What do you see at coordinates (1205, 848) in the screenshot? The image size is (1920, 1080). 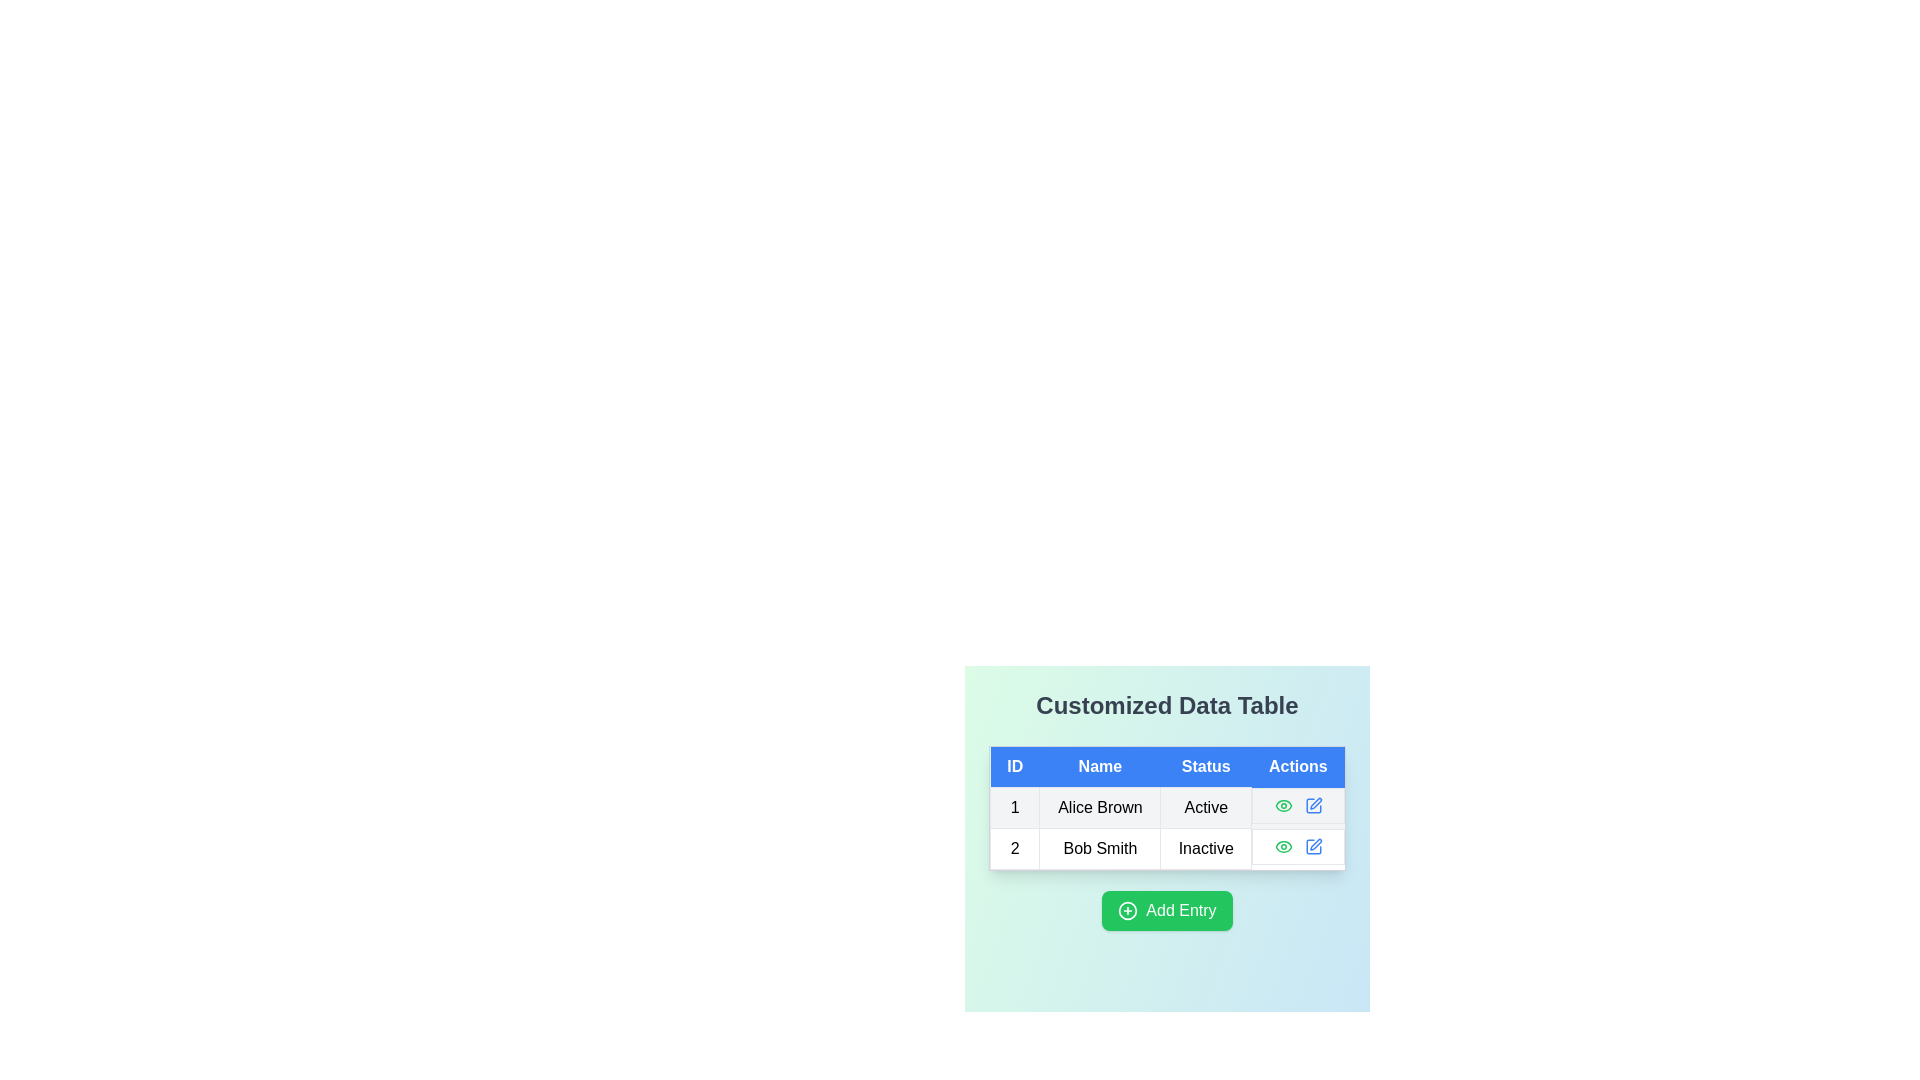 I see `the 'Inactive' label in the third cell of the second row under the 'Status' column for 'Bob Smith'` at bounding box center [1205, 848].